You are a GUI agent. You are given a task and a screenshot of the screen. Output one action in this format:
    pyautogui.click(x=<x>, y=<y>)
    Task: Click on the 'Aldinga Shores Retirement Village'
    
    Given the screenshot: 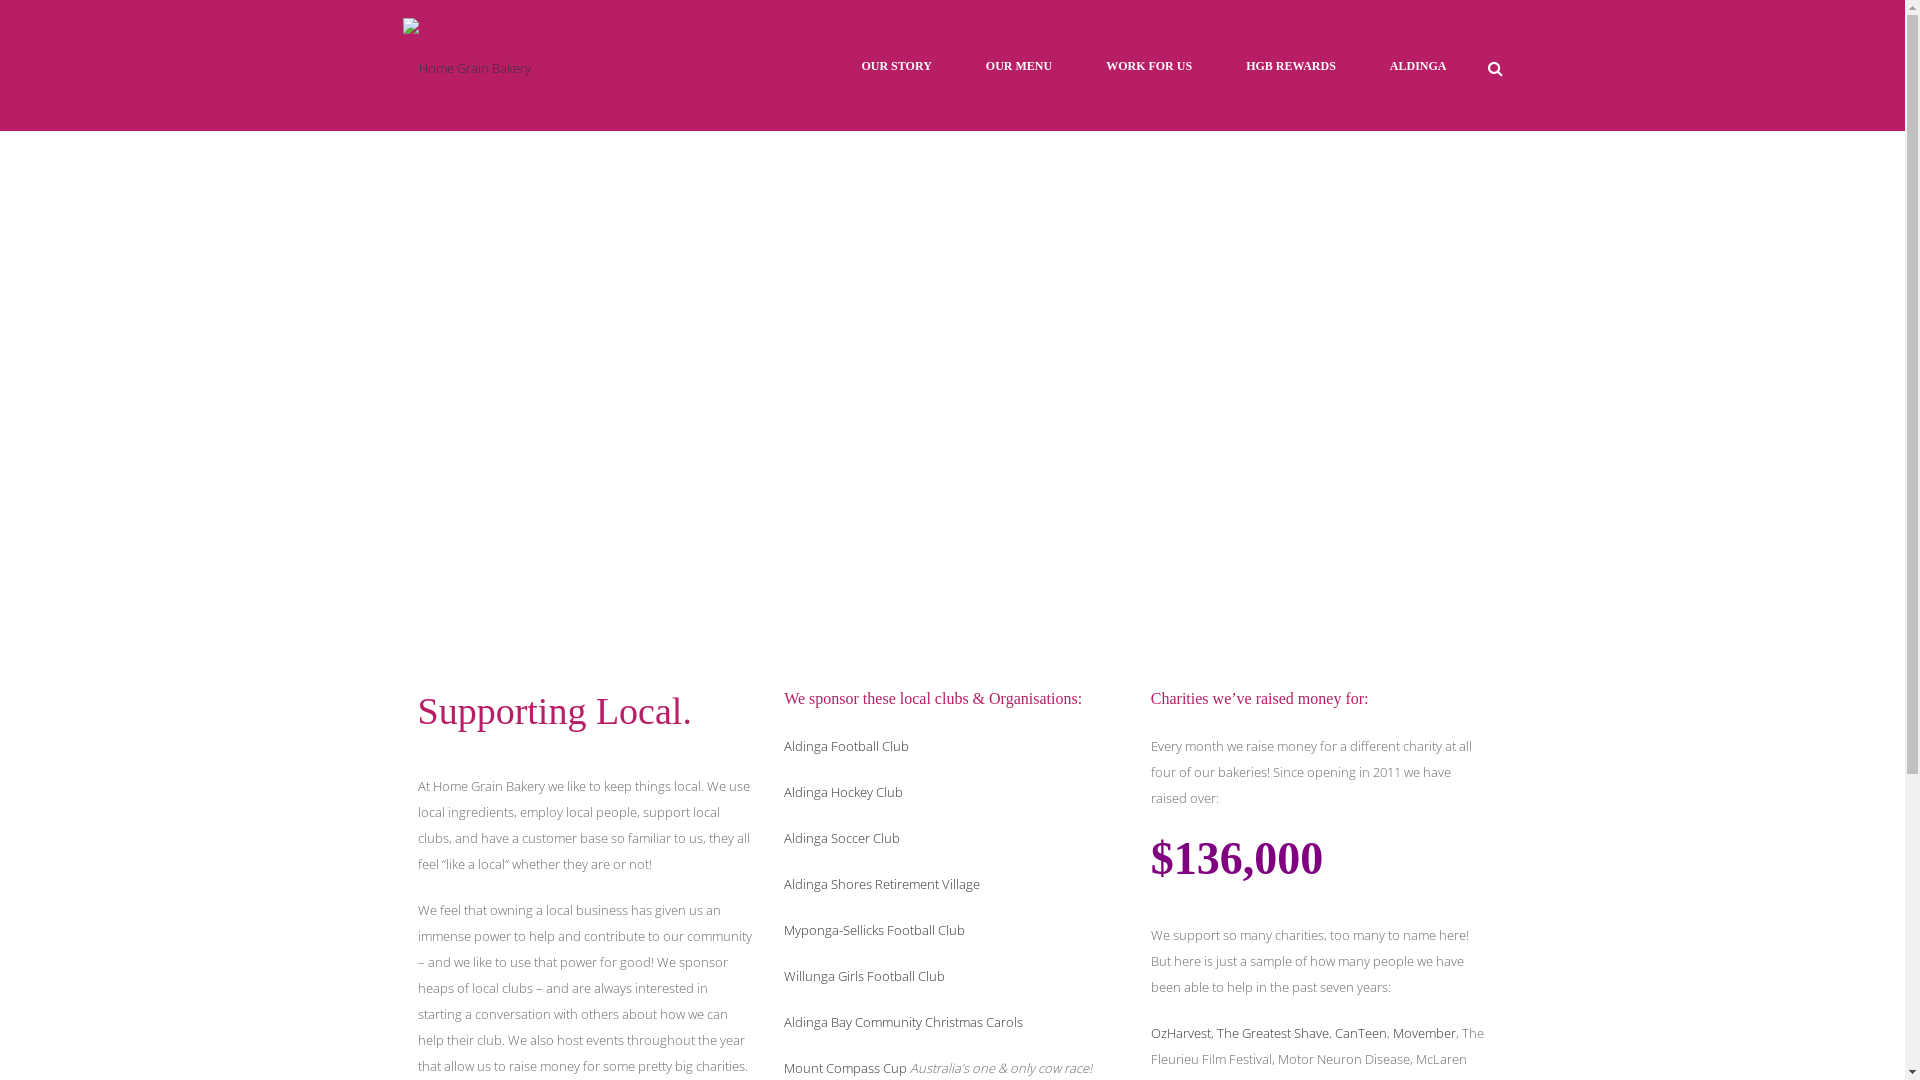 What is the action you would take?
    pyautogui.click(x=881, y=882)
    